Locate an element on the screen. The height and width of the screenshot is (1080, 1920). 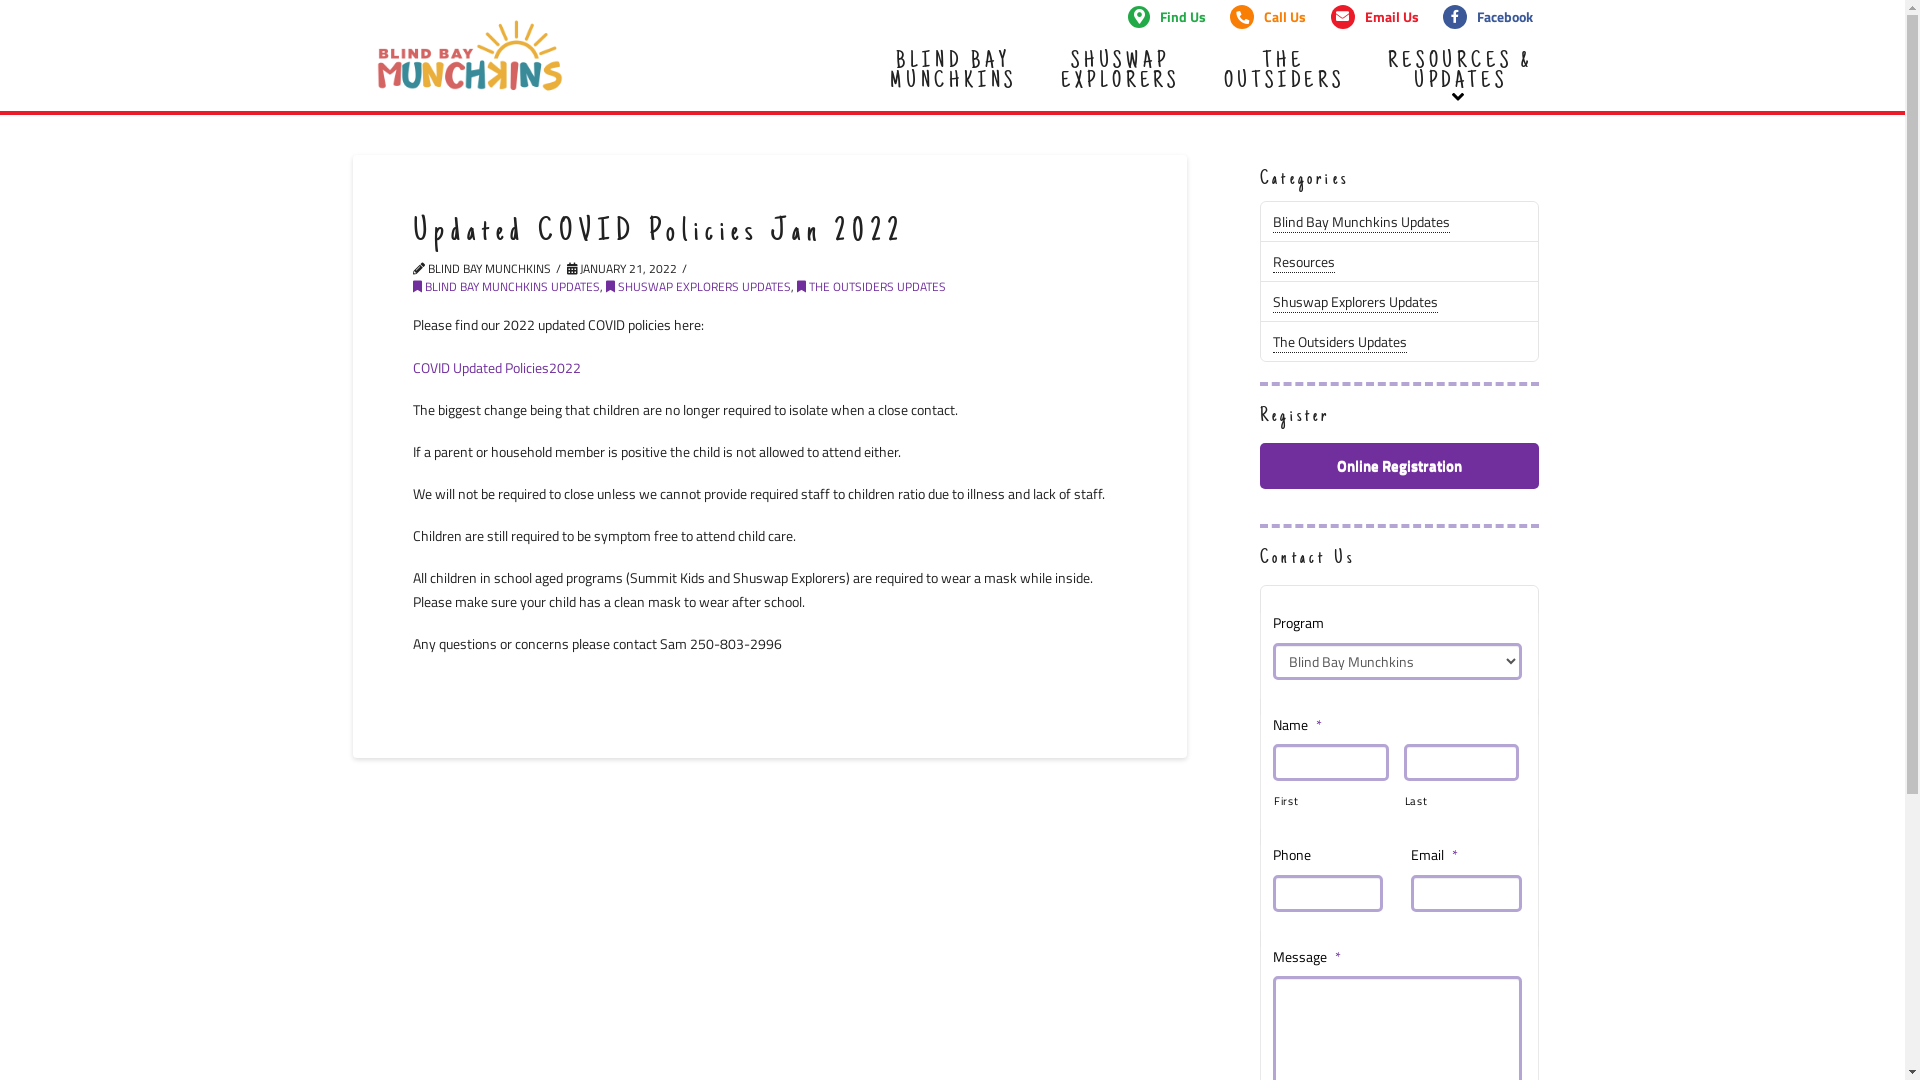
'SHUSWAP is located at coordinates (1036, 71).